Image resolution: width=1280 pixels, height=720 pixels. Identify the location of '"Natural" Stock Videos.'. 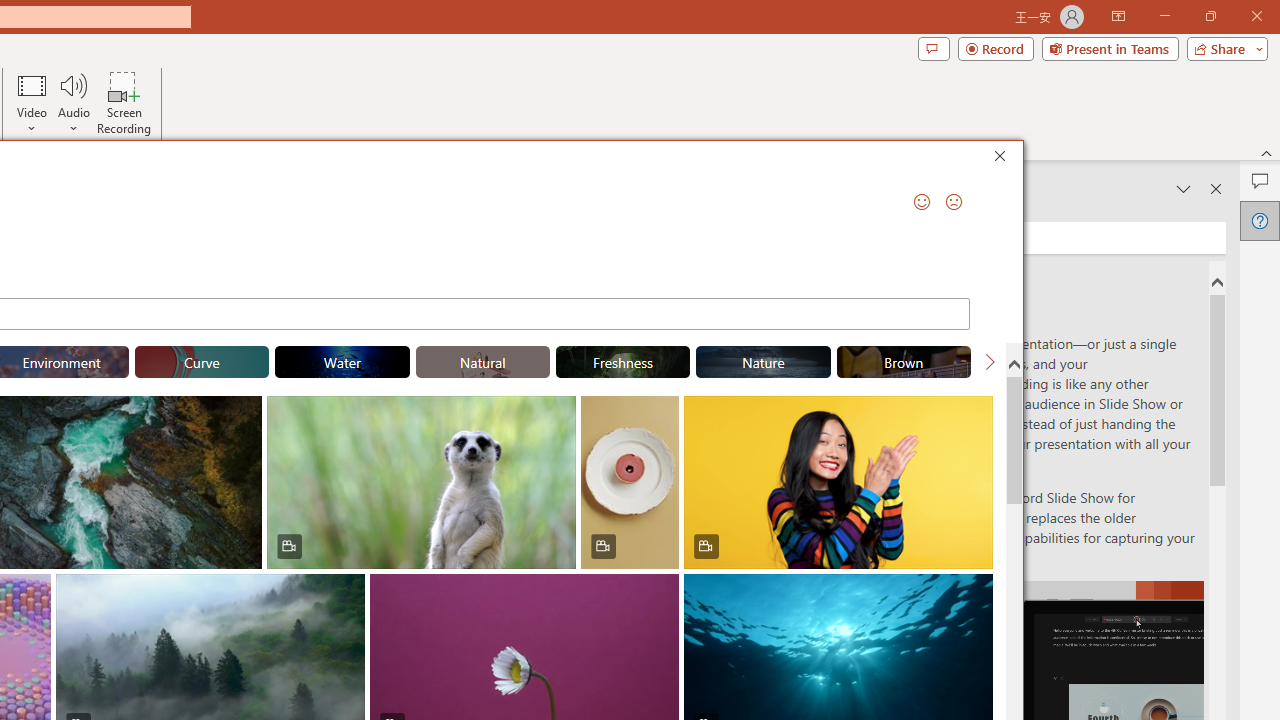
(483, 362).